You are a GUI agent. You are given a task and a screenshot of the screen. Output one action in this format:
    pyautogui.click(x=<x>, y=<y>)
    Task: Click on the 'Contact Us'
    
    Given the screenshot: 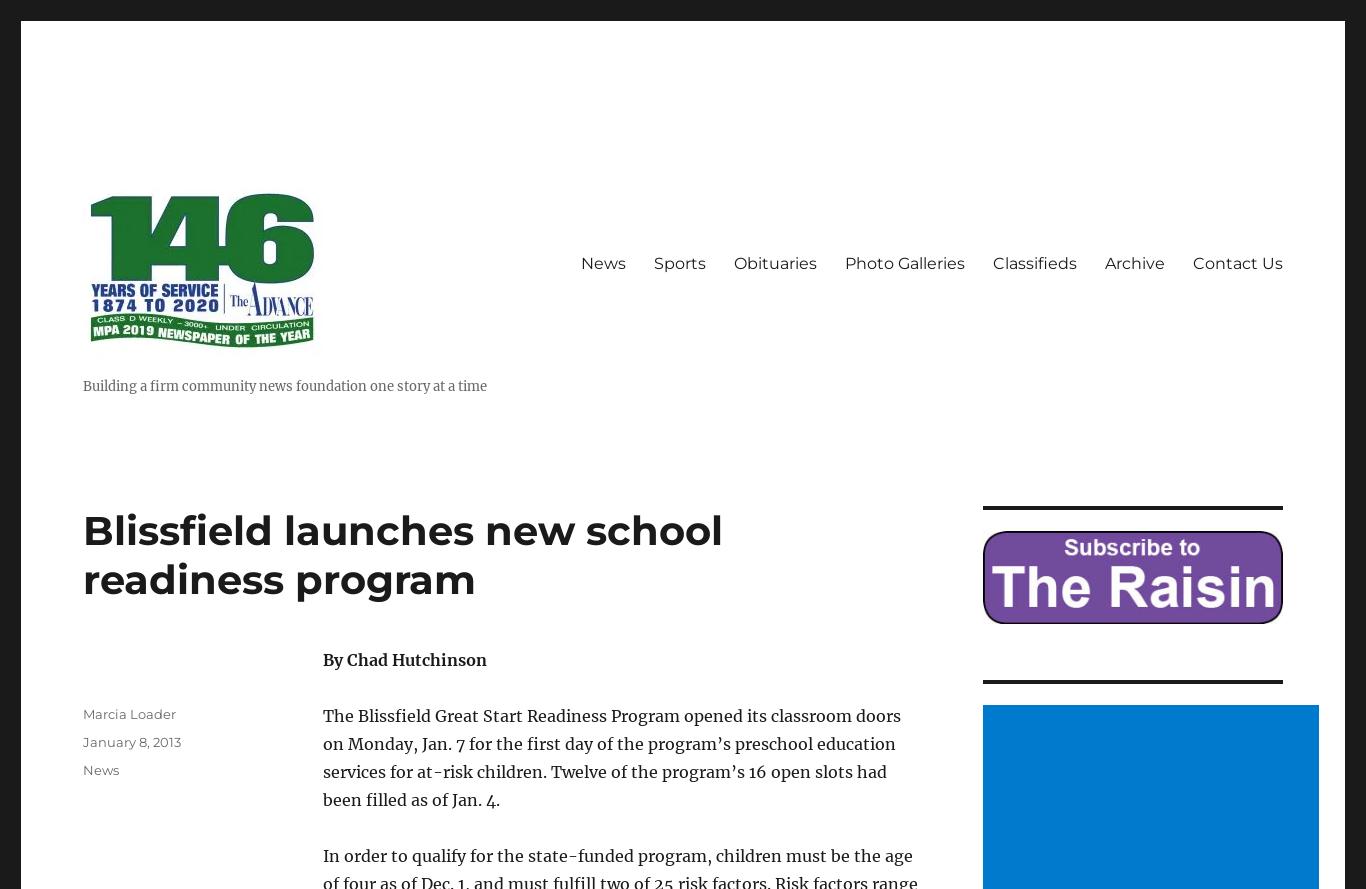 What is the action you would take?
    pyautogui.click(x=1238, y=263)
    